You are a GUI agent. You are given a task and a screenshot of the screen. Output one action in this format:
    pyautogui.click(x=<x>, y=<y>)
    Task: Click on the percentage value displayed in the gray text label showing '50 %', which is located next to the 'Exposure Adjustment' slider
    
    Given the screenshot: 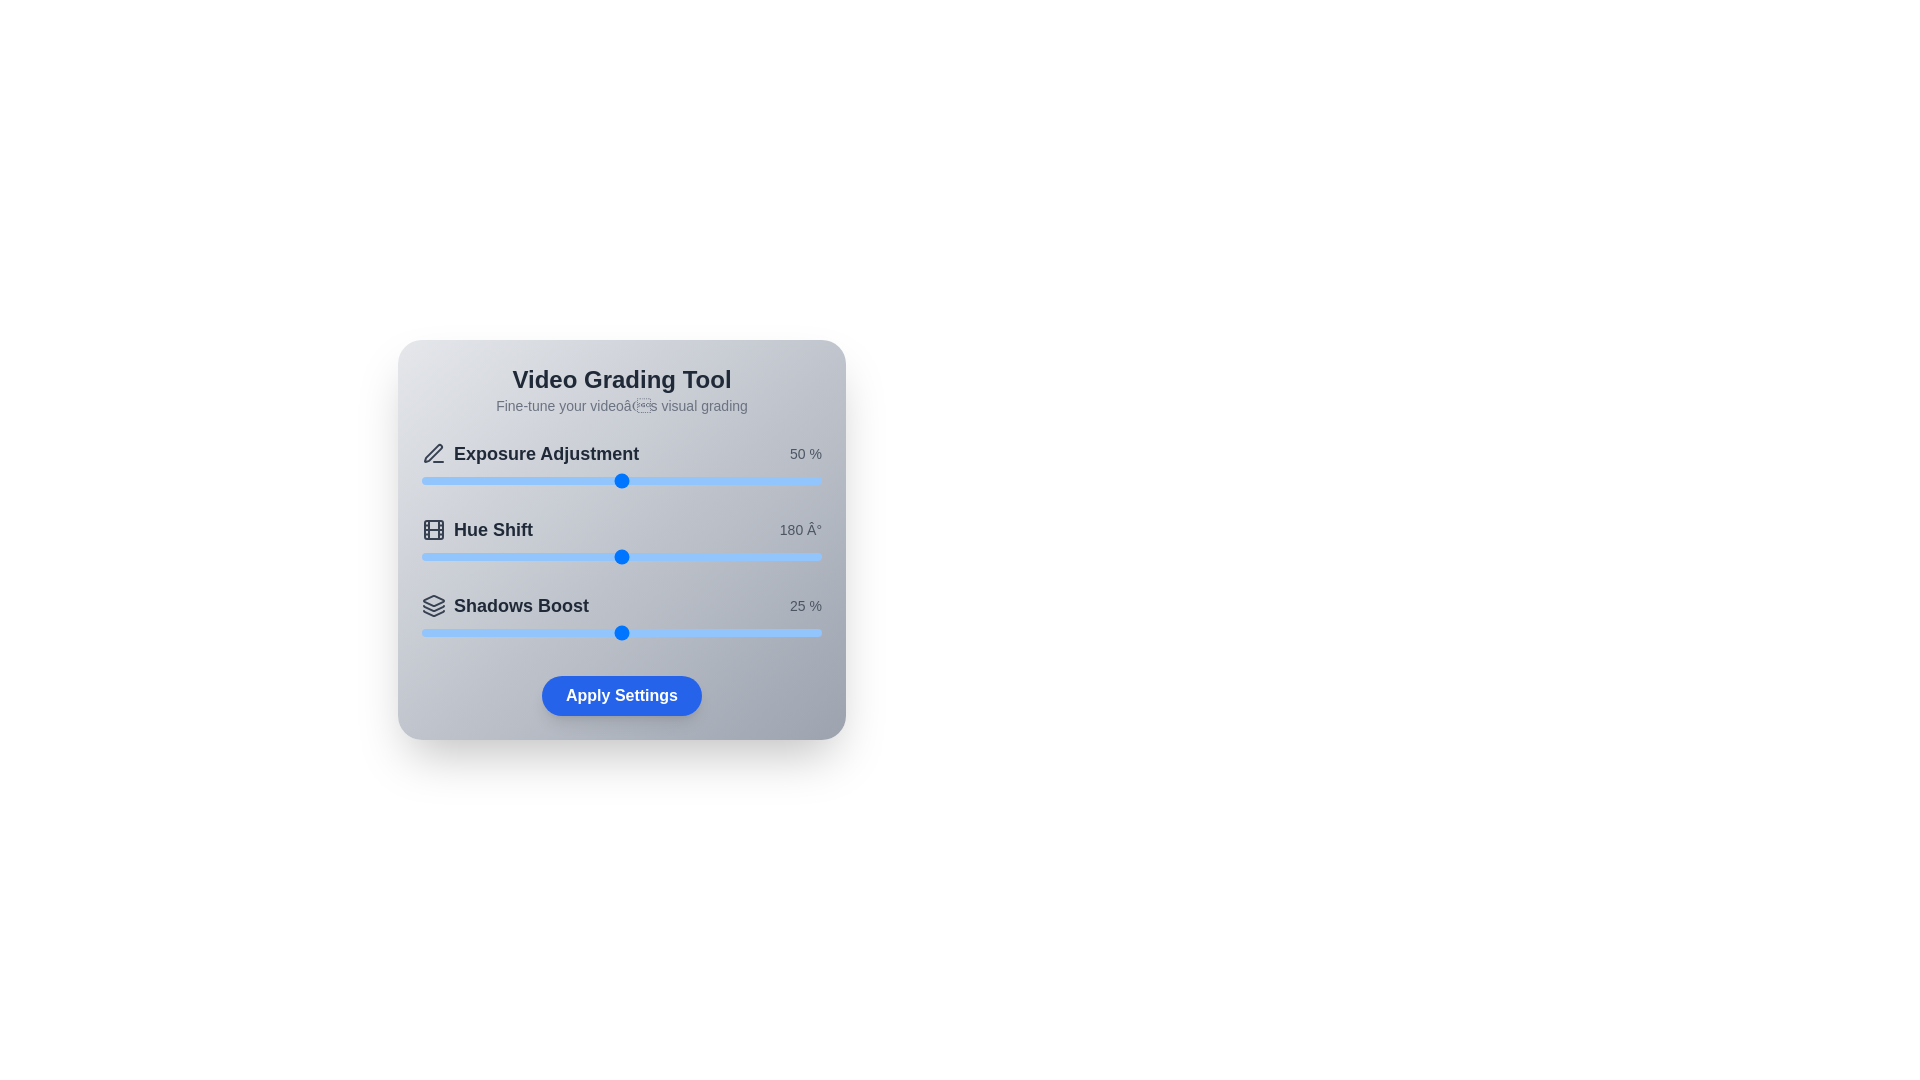 What is the action you would take?
    pyautogui.click(x=806, y=454)
    